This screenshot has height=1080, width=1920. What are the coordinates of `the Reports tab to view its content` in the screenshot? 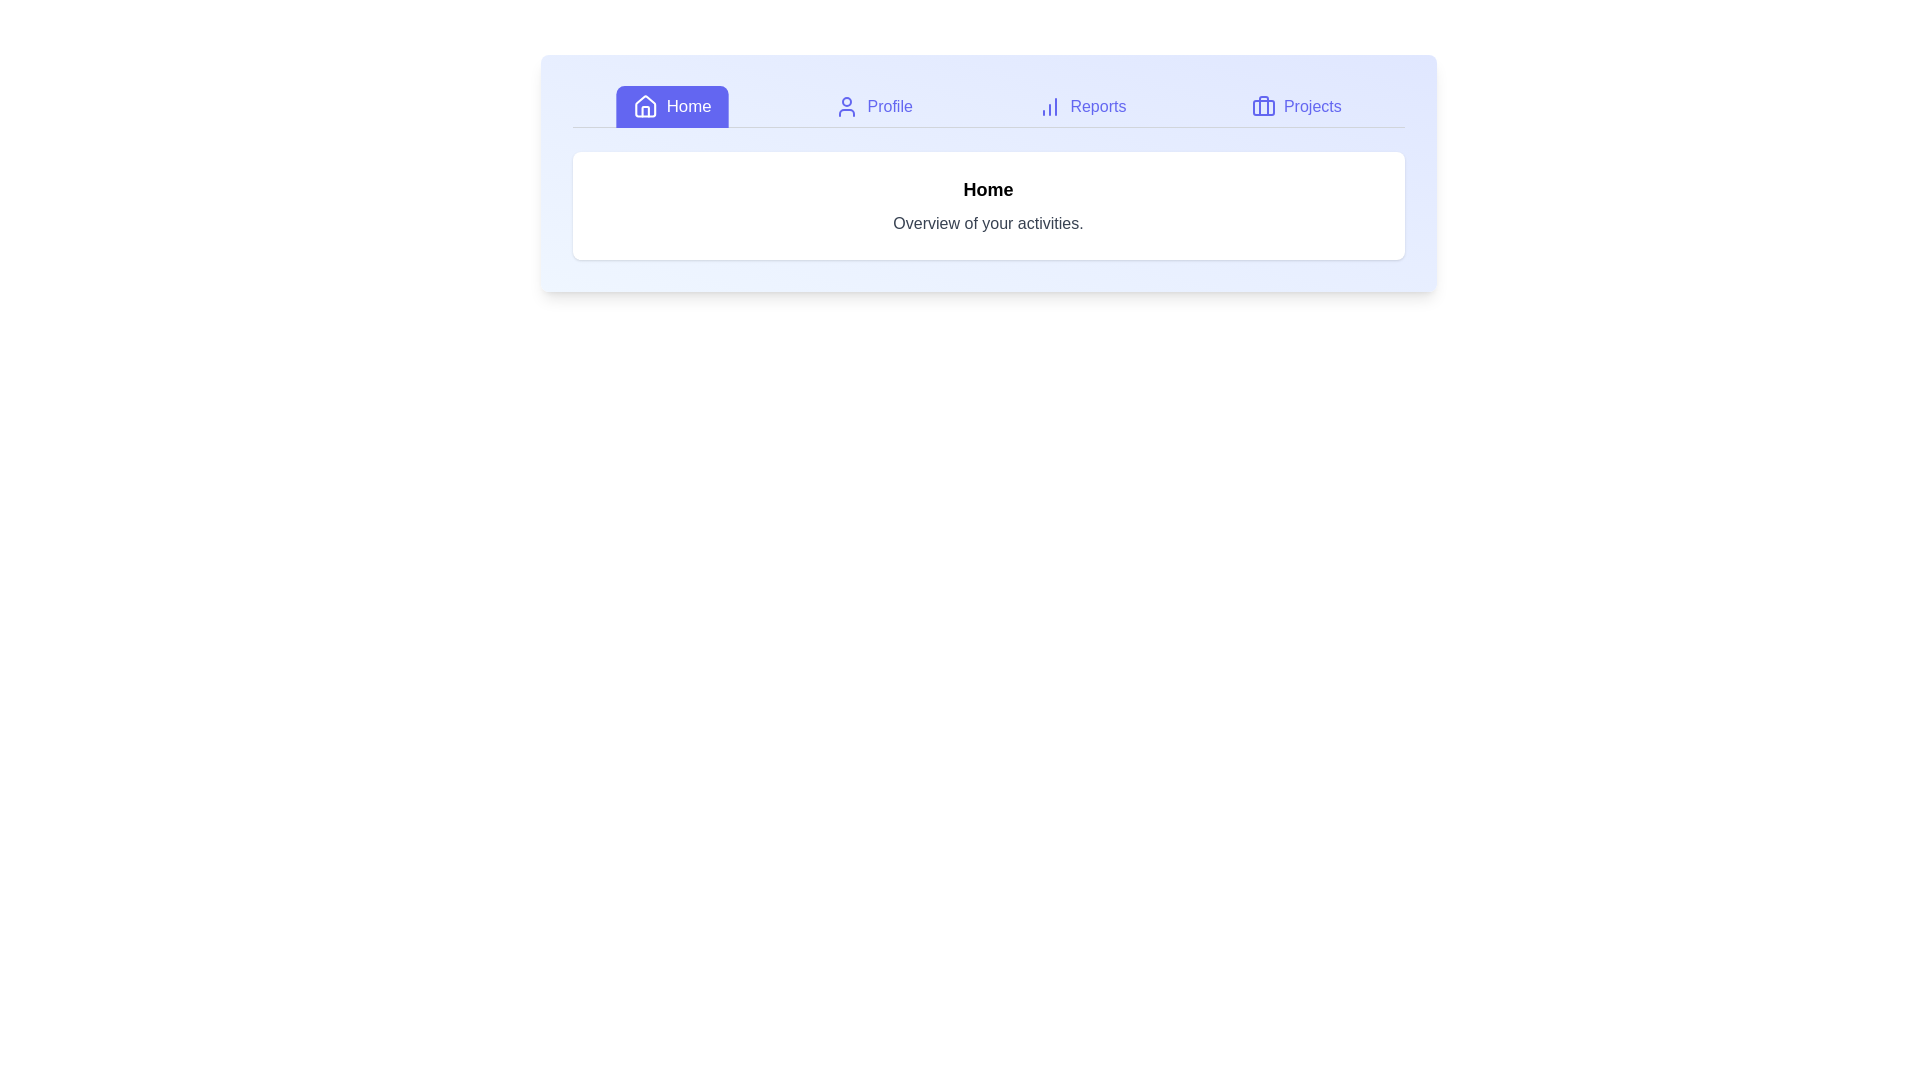 It's located at (1081, 107).